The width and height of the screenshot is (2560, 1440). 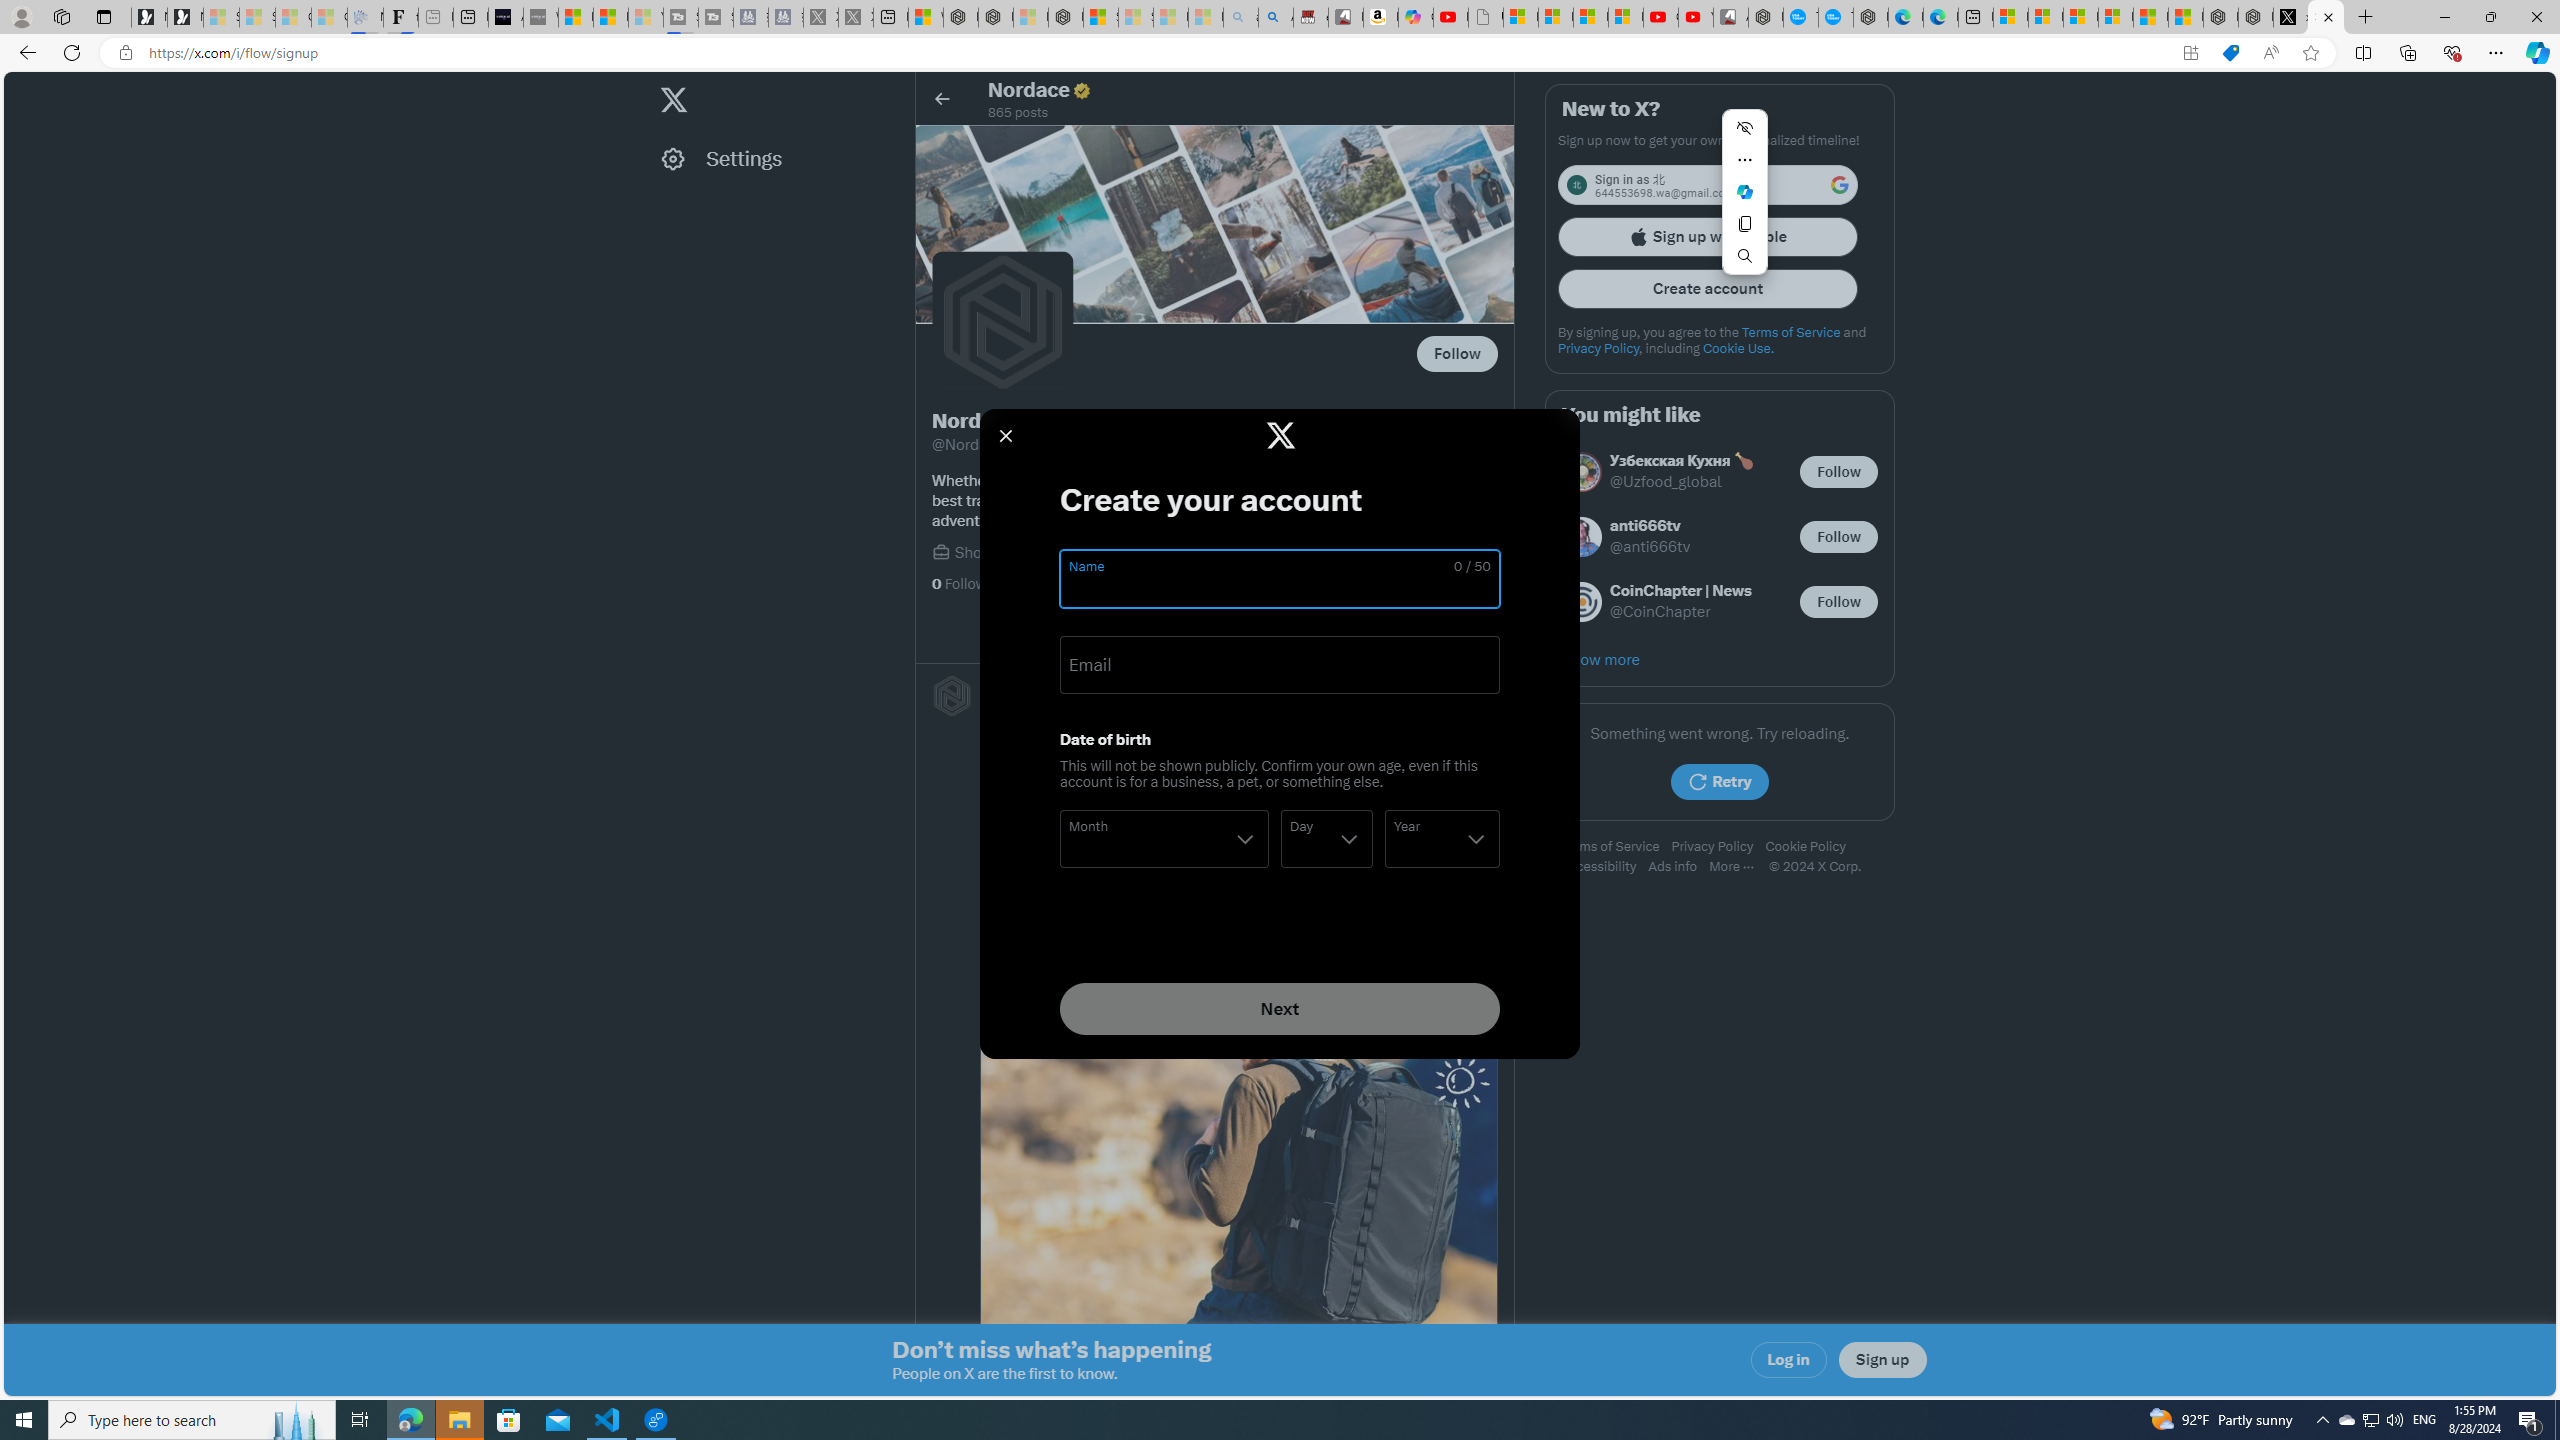 What do you see at coordinates (1414, 16) in the screenshot?
I see `'Copilot'` at bounding box center [1414, 16].